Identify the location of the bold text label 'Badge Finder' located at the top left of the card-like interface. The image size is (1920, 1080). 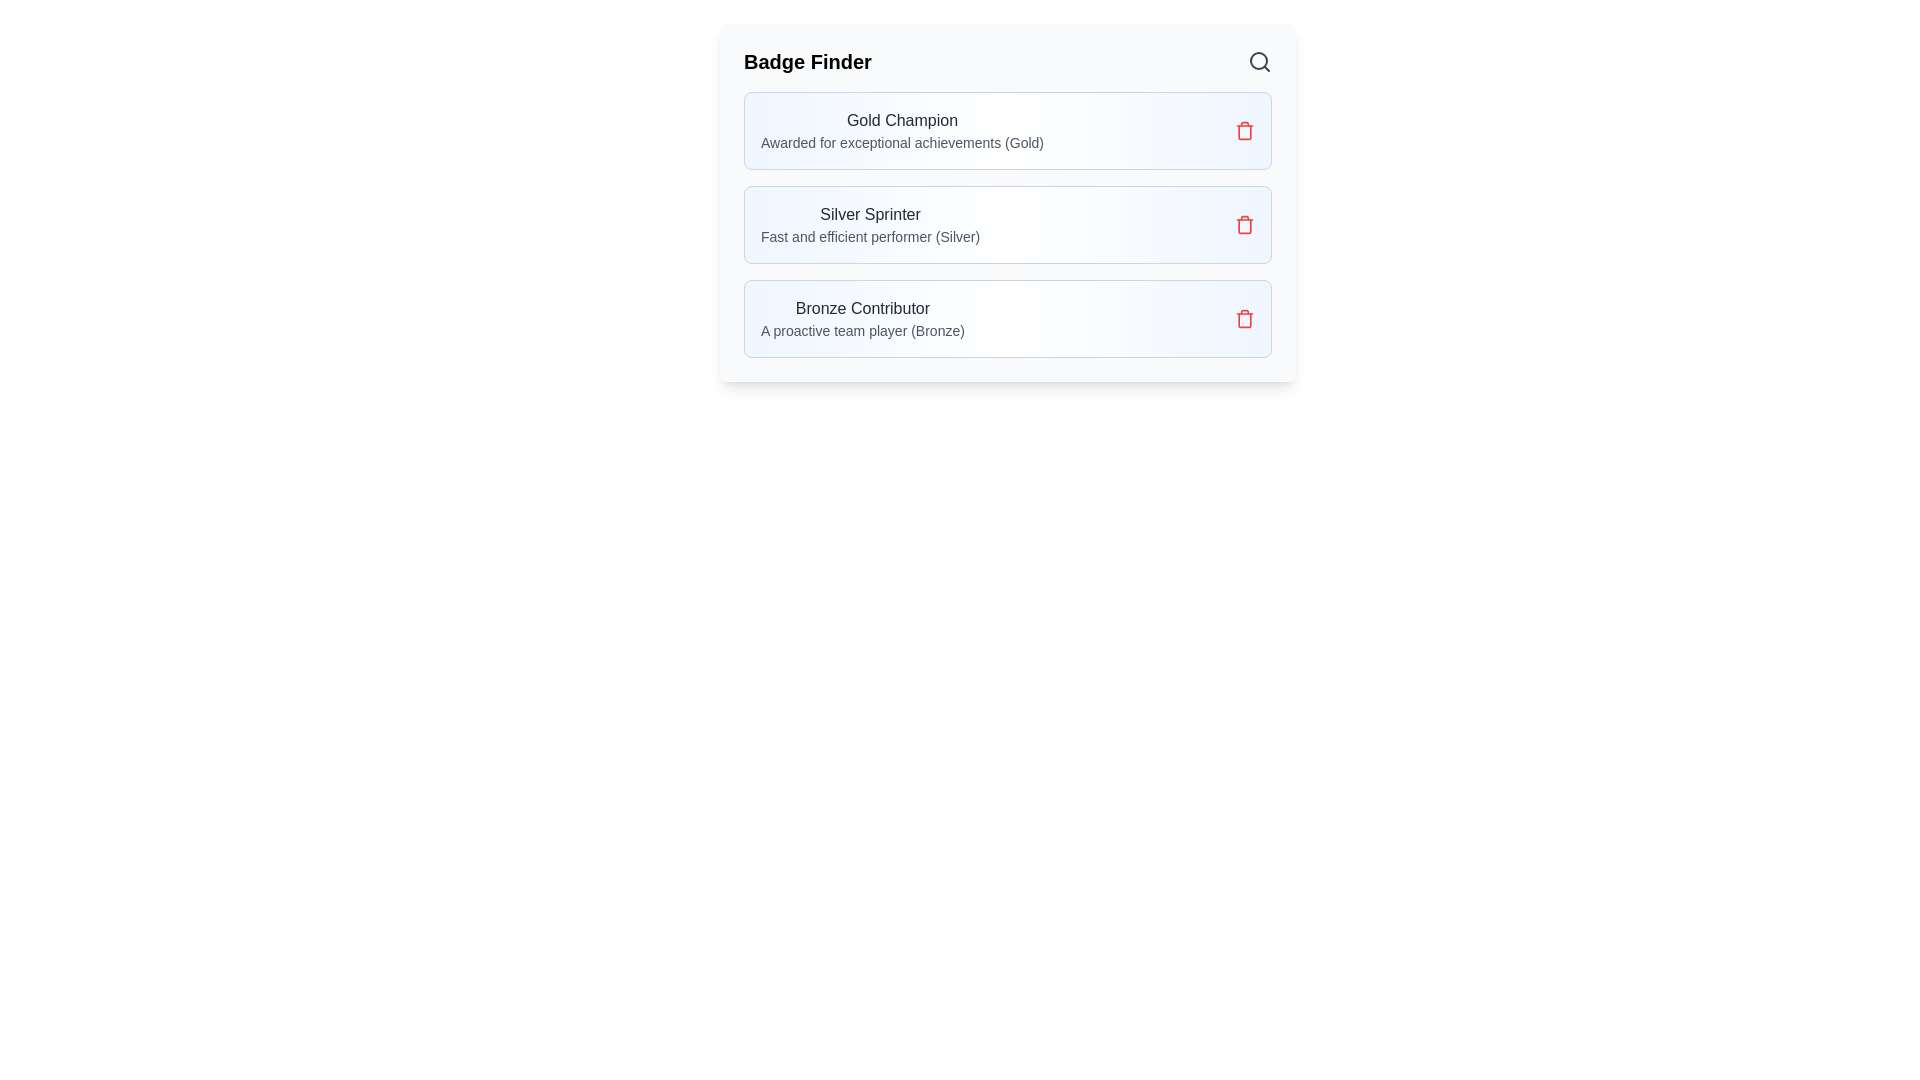
(807, 60).